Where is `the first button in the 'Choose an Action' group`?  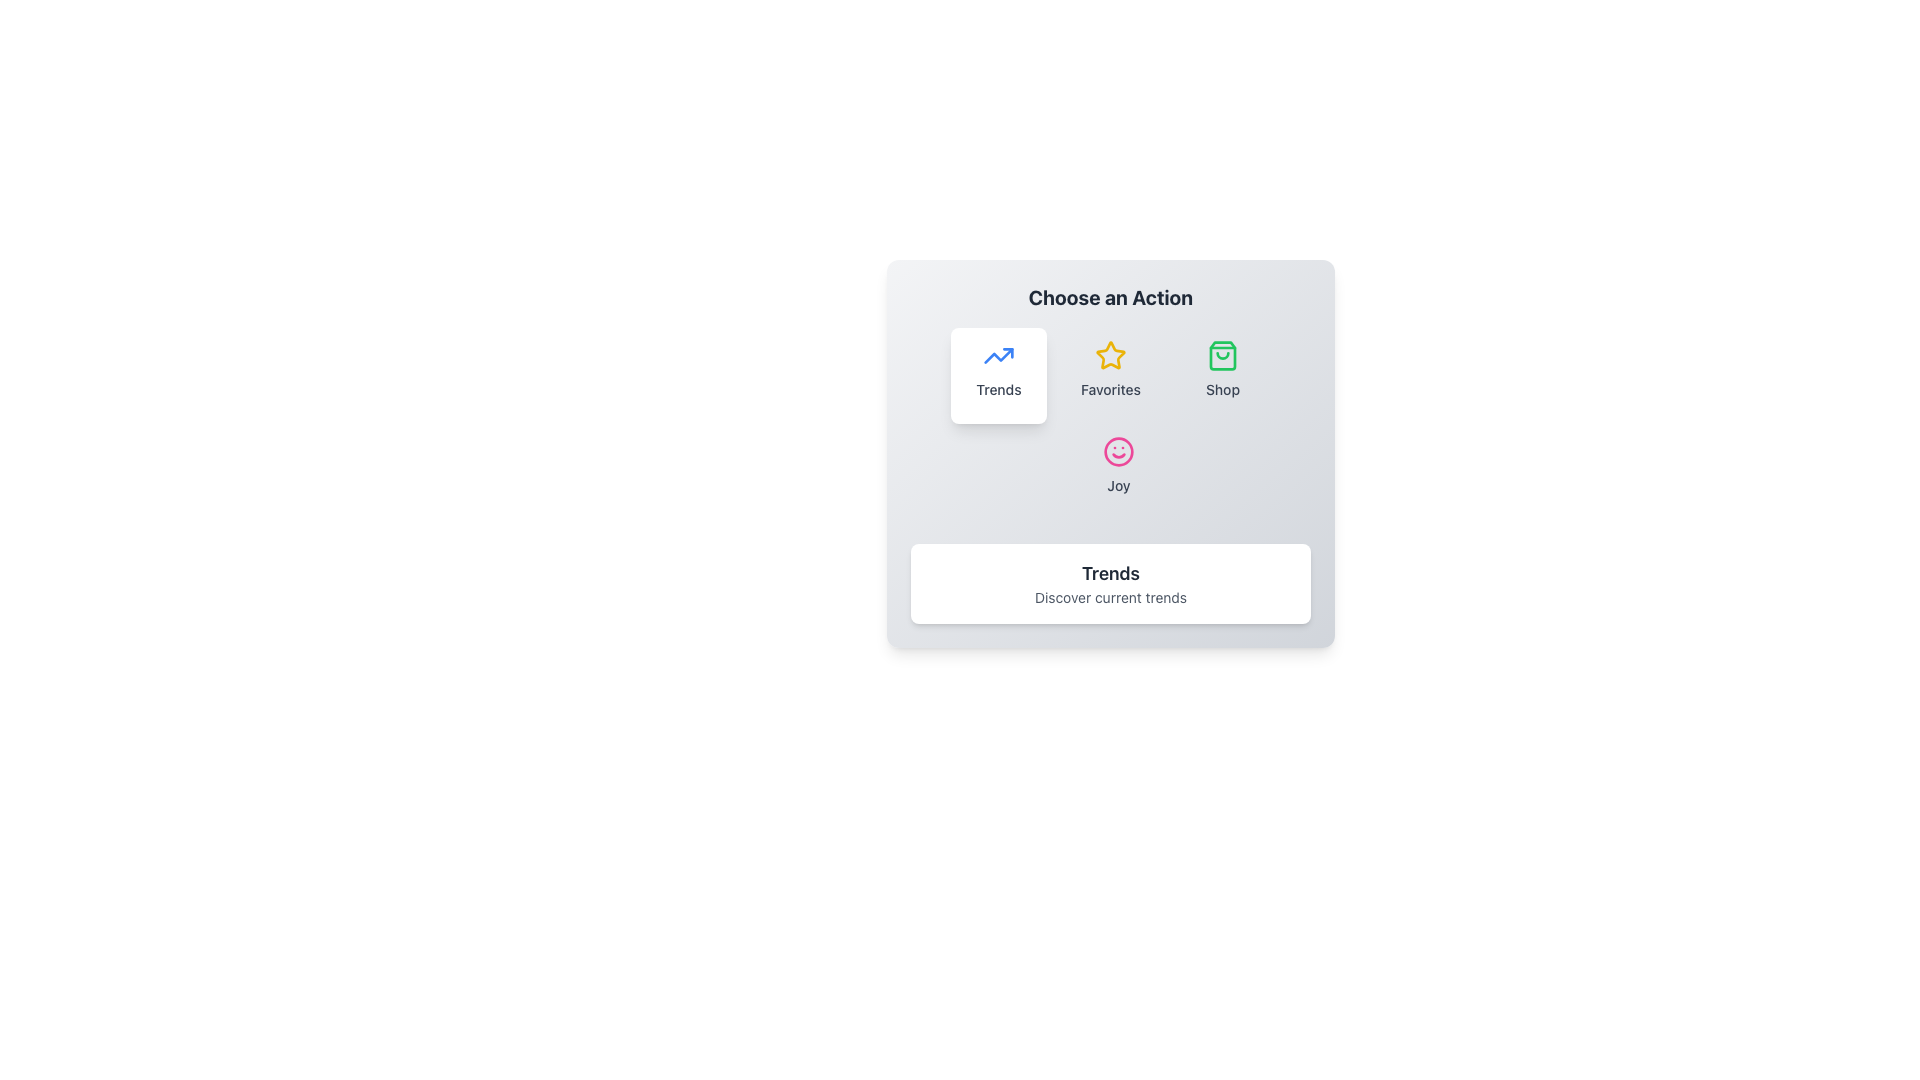
the first button in the 'Choose an Action' group is located at coordinates (998, 375).